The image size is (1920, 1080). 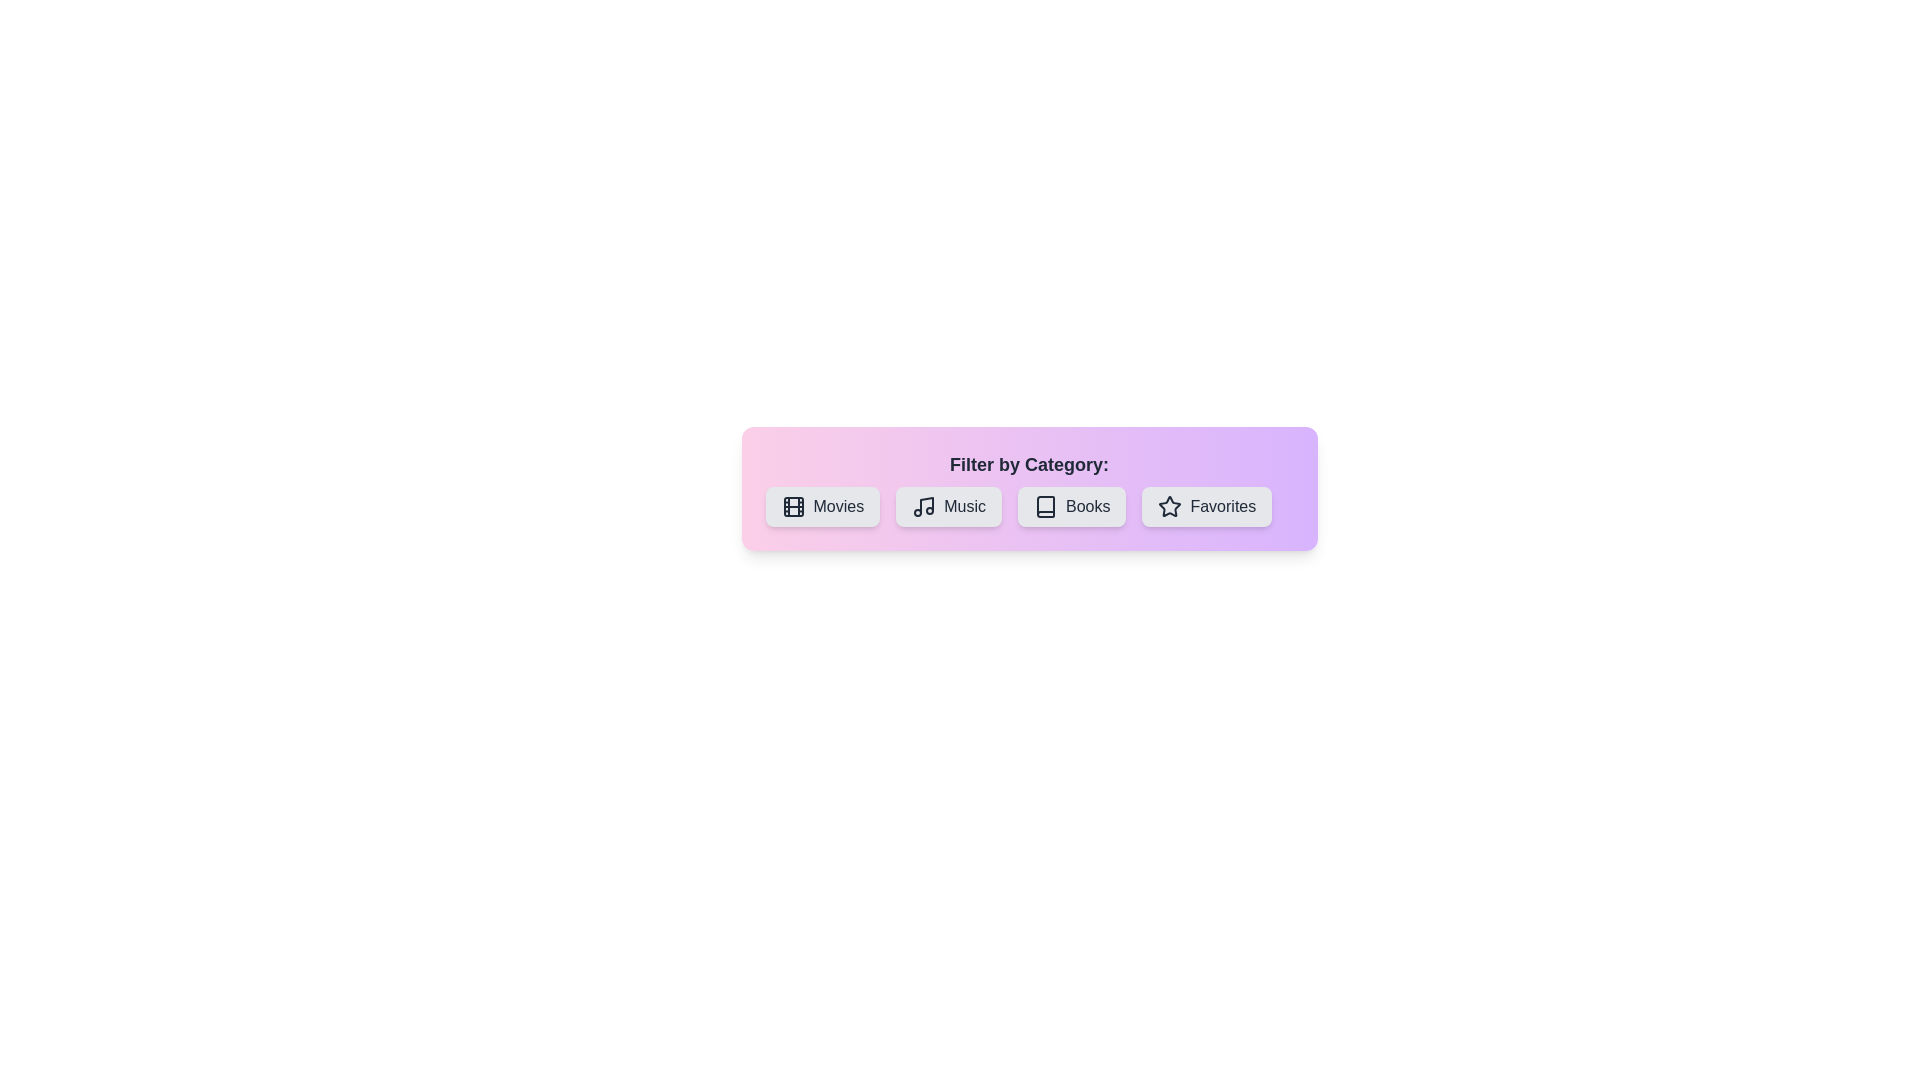 I want to click on the button labeled Favorites, so click(x=1205, y=505).